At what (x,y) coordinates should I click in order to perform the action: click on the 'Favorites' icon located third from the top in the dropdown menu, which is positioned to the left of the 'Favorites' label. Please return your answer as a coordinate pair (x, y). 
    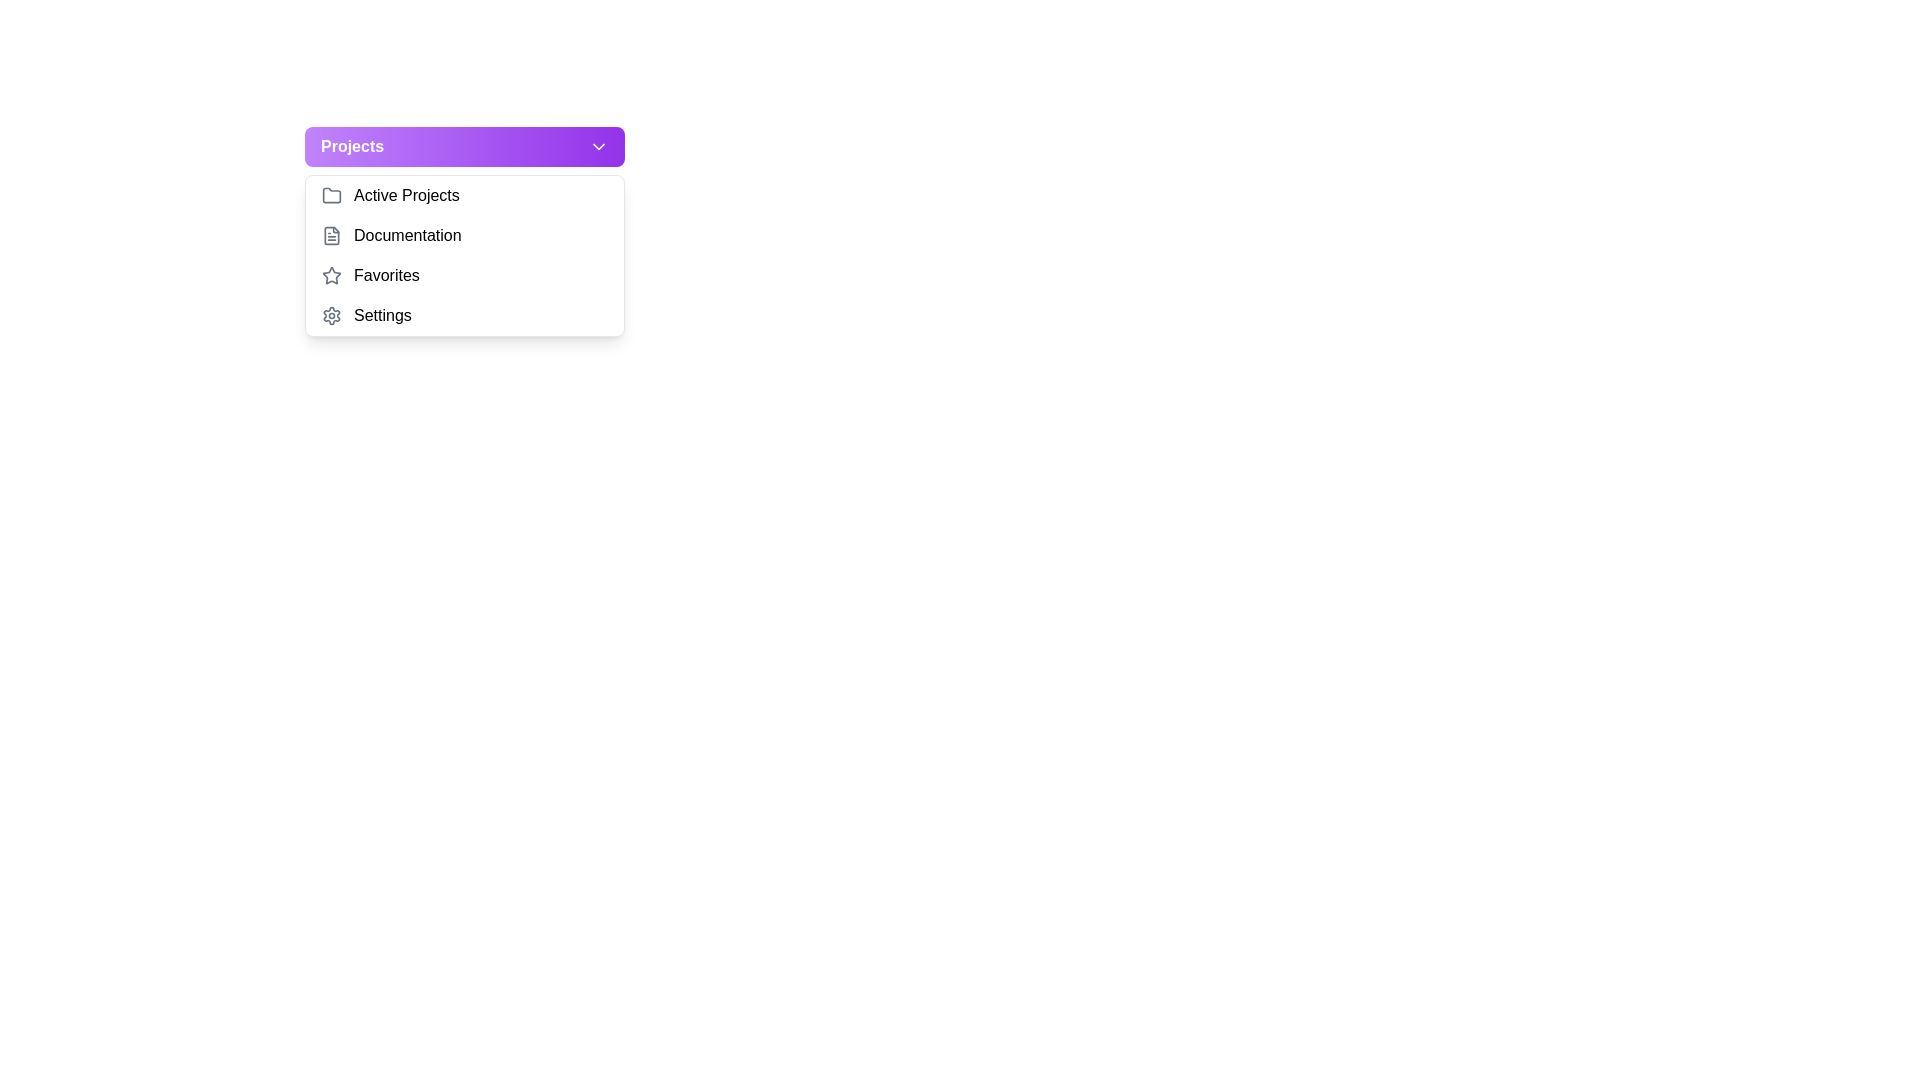
    Looking at the image, I should click on (331, 276).